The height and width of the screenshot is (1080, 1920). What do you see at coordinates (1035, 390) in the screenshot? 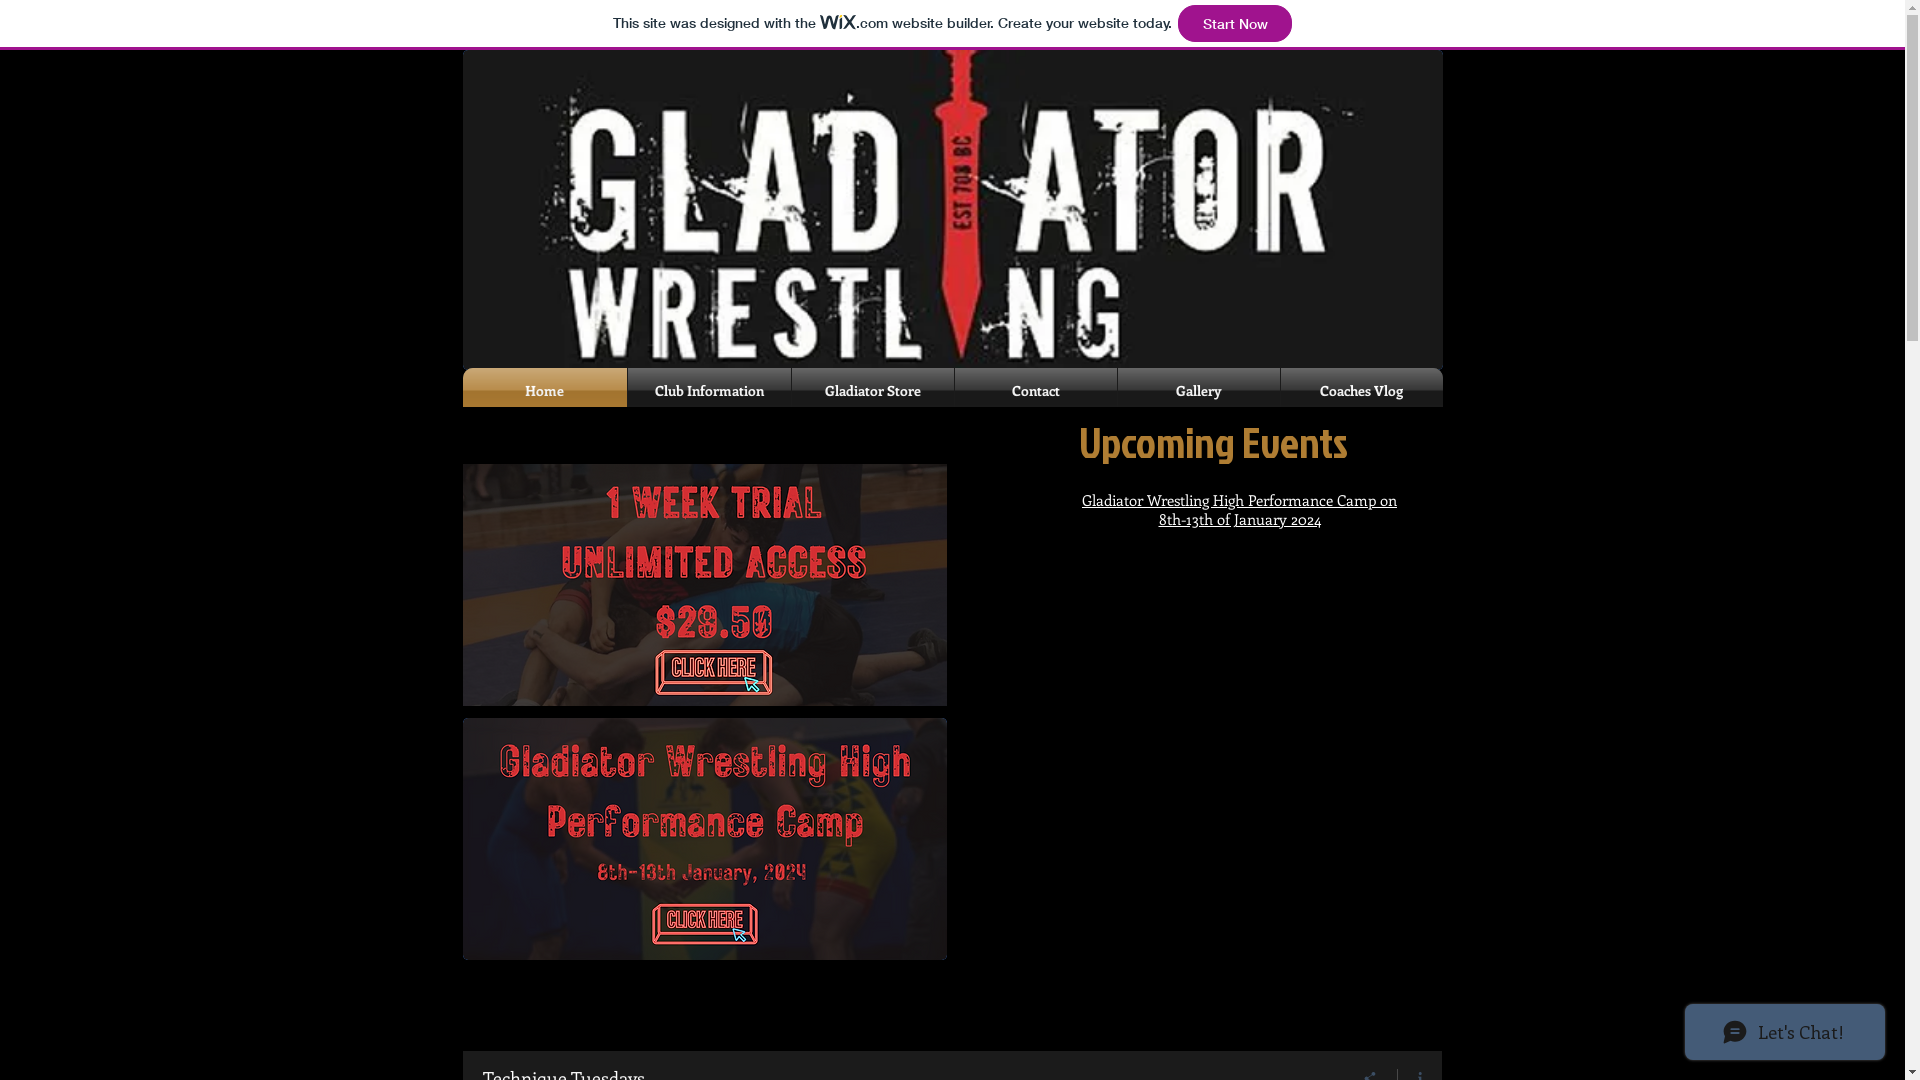
I see `'Contact'` at bounding box center [1035, 390].